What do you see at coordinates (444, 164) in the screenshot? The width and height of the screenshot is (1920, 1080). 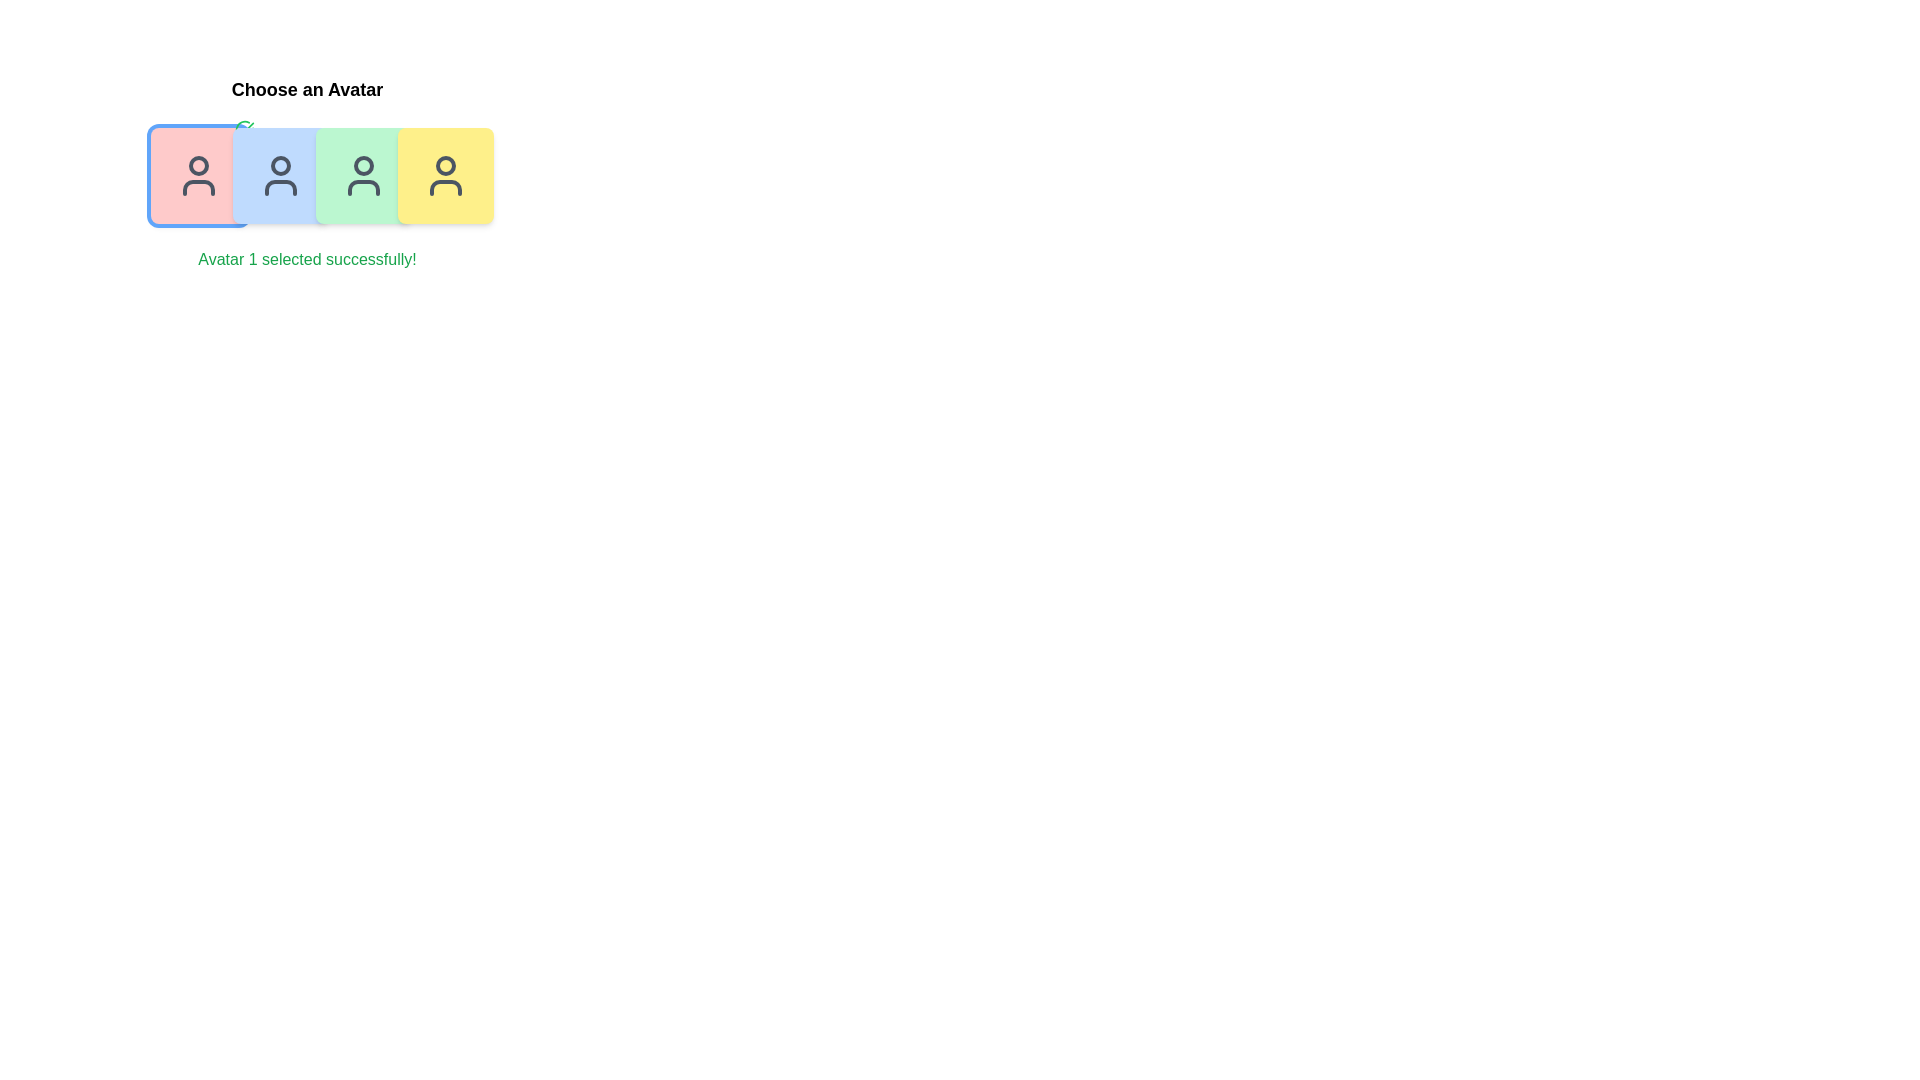 I see `the Circle graphic located at the top-center of the yellow avatar icon, which serves as a decorative visual component within the avatar selection options` at bounding box center [444, 164].